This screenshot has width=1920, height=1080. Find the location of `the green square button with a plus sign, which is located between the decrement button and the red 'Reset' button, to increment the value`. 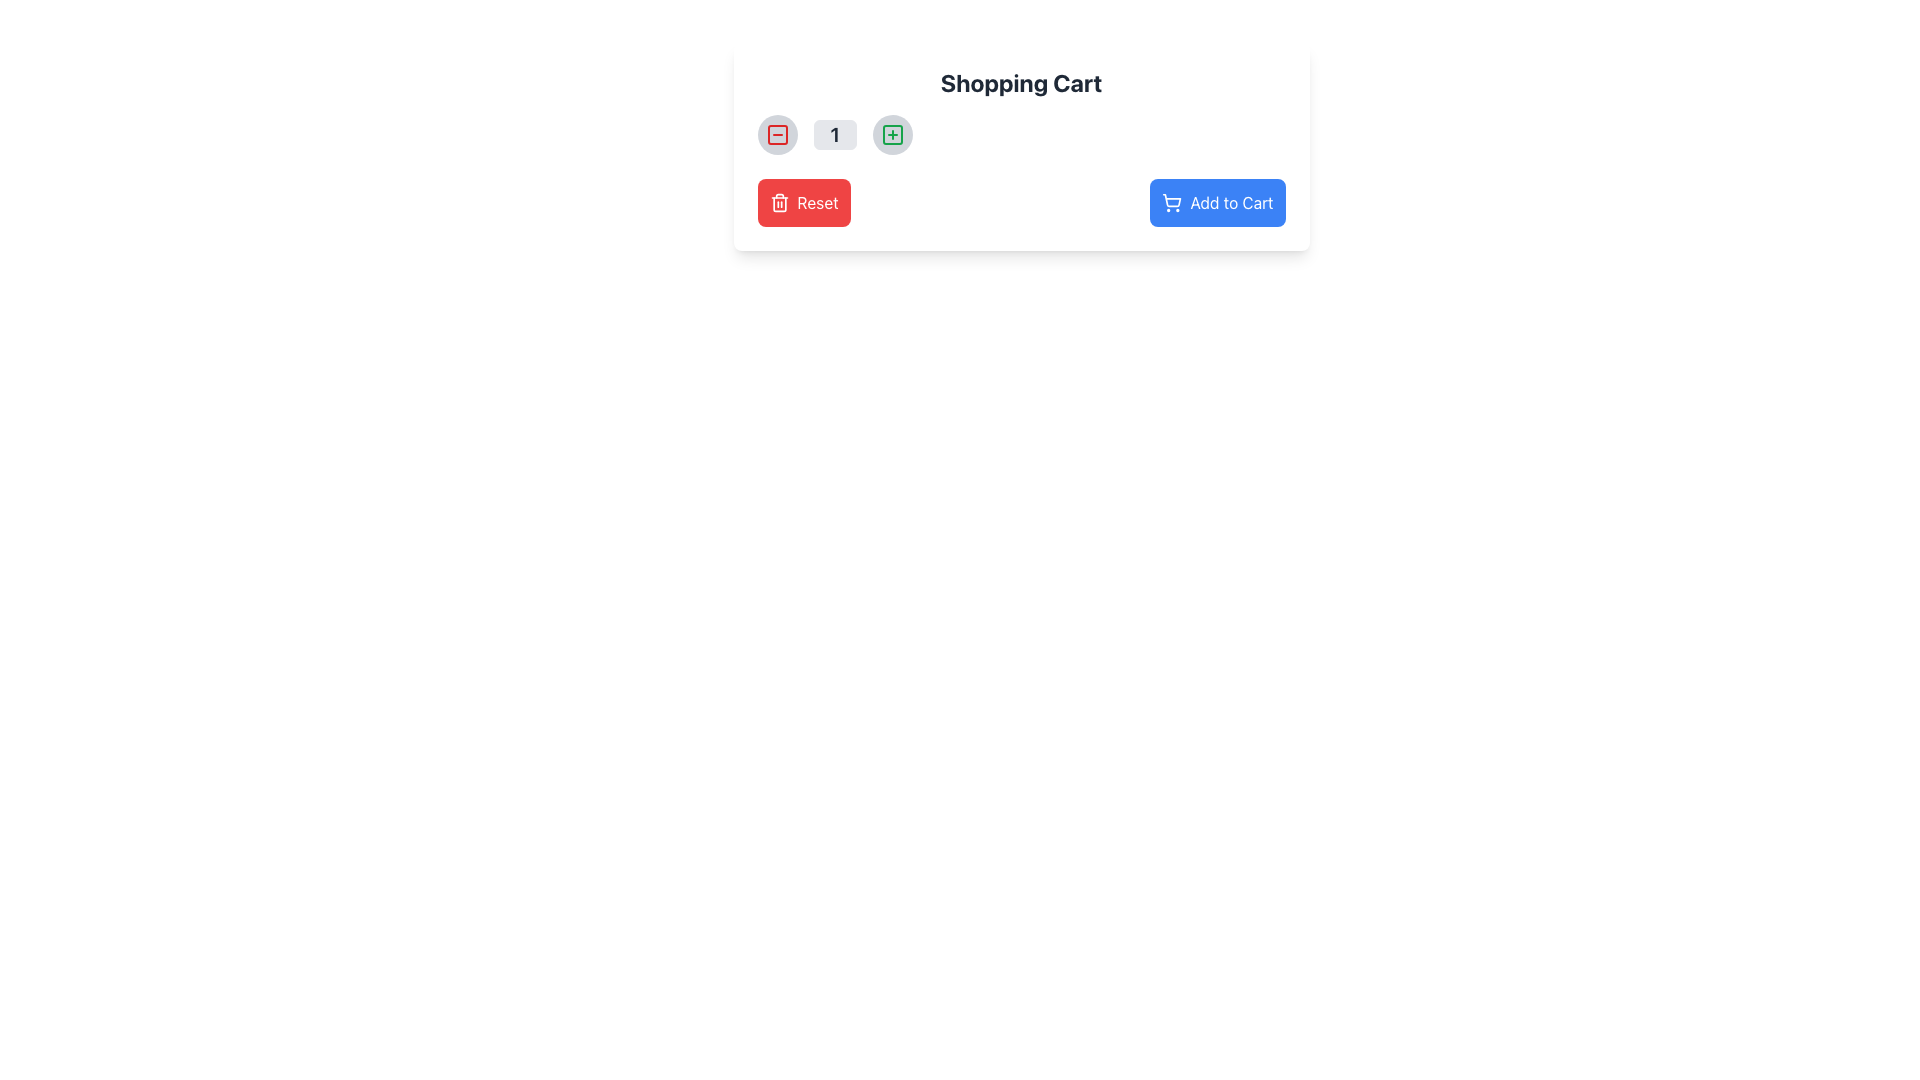

the green square button with a plus sign, which is located between the decrement button and the red 'Reset' button, to increment the value is located at coordinates (891, 135).